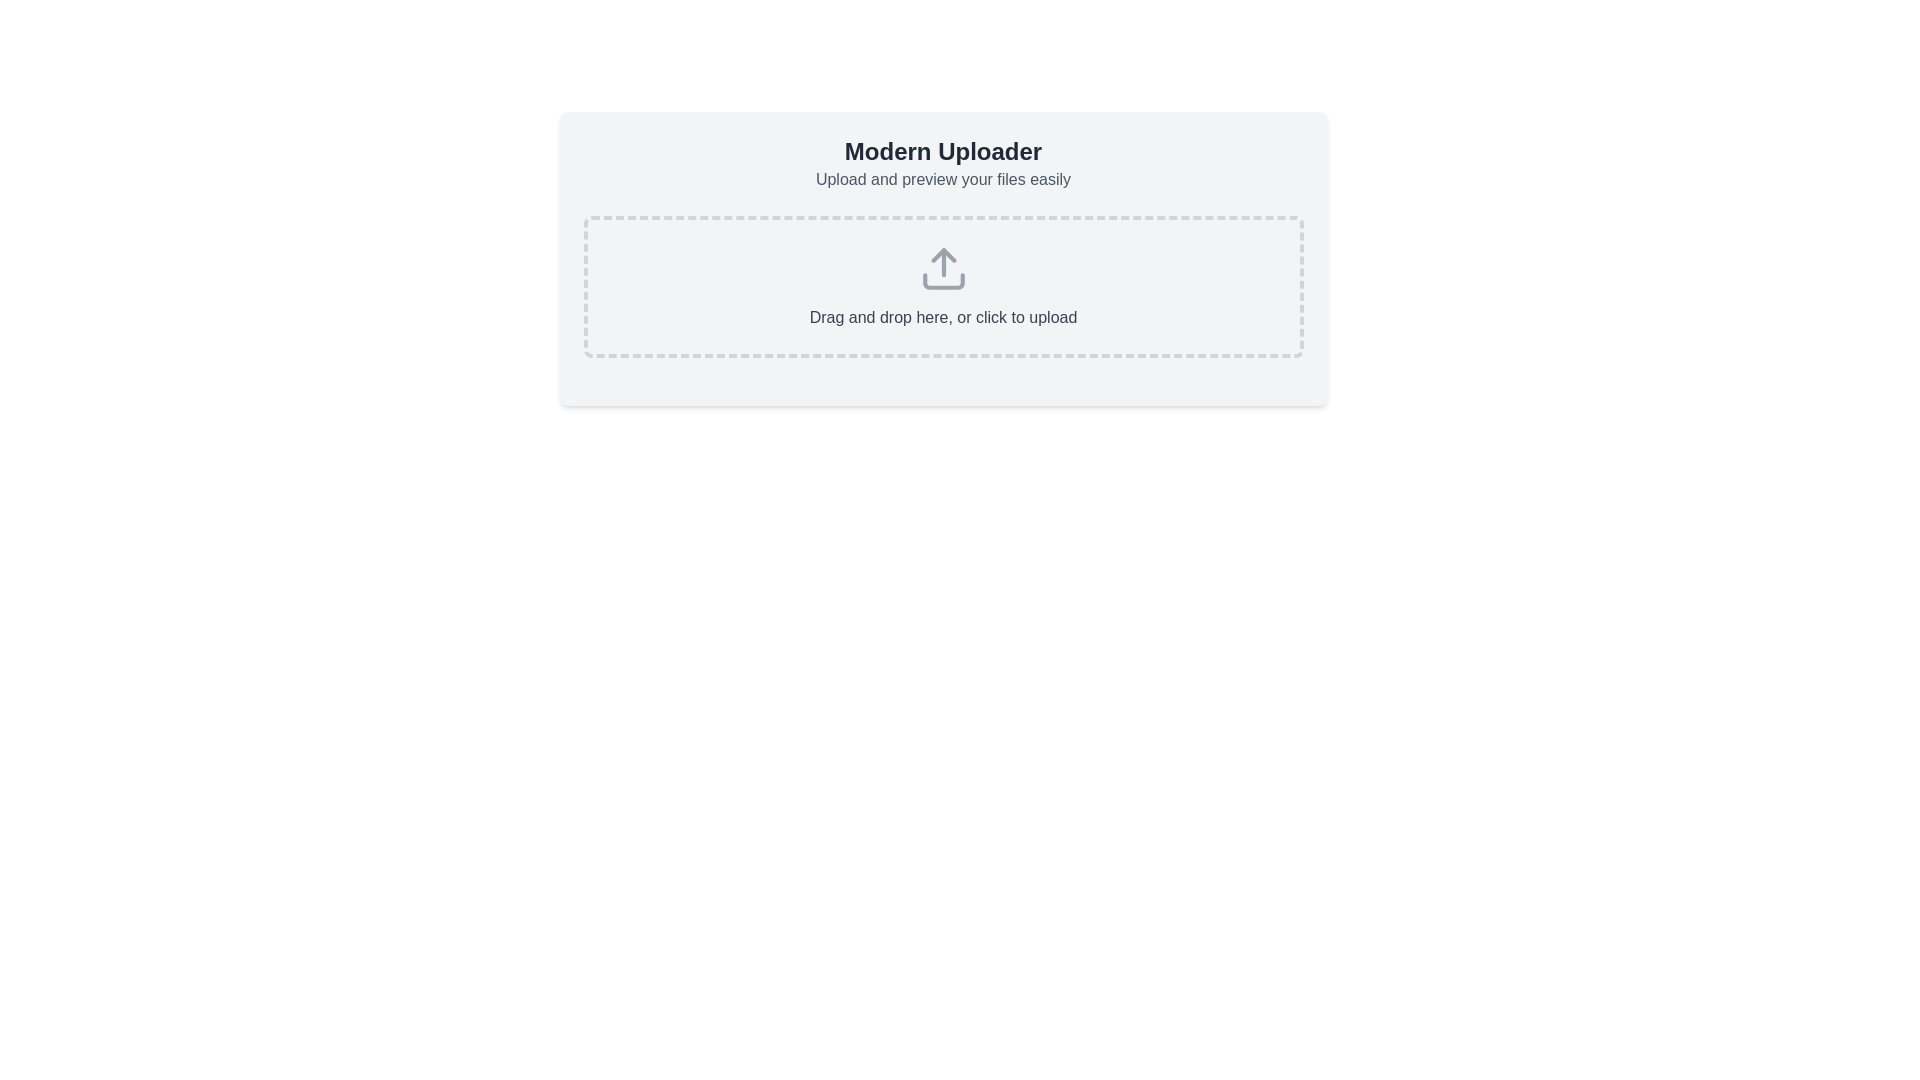  What do you see at coordinates (942, 163) in the screenshot?
I see `information provided in the text block with the heading 'Modern Uploader' and subtitle 'Upload and preview your files easily', located at the top center of the content box` at bounding box center [942, 163].